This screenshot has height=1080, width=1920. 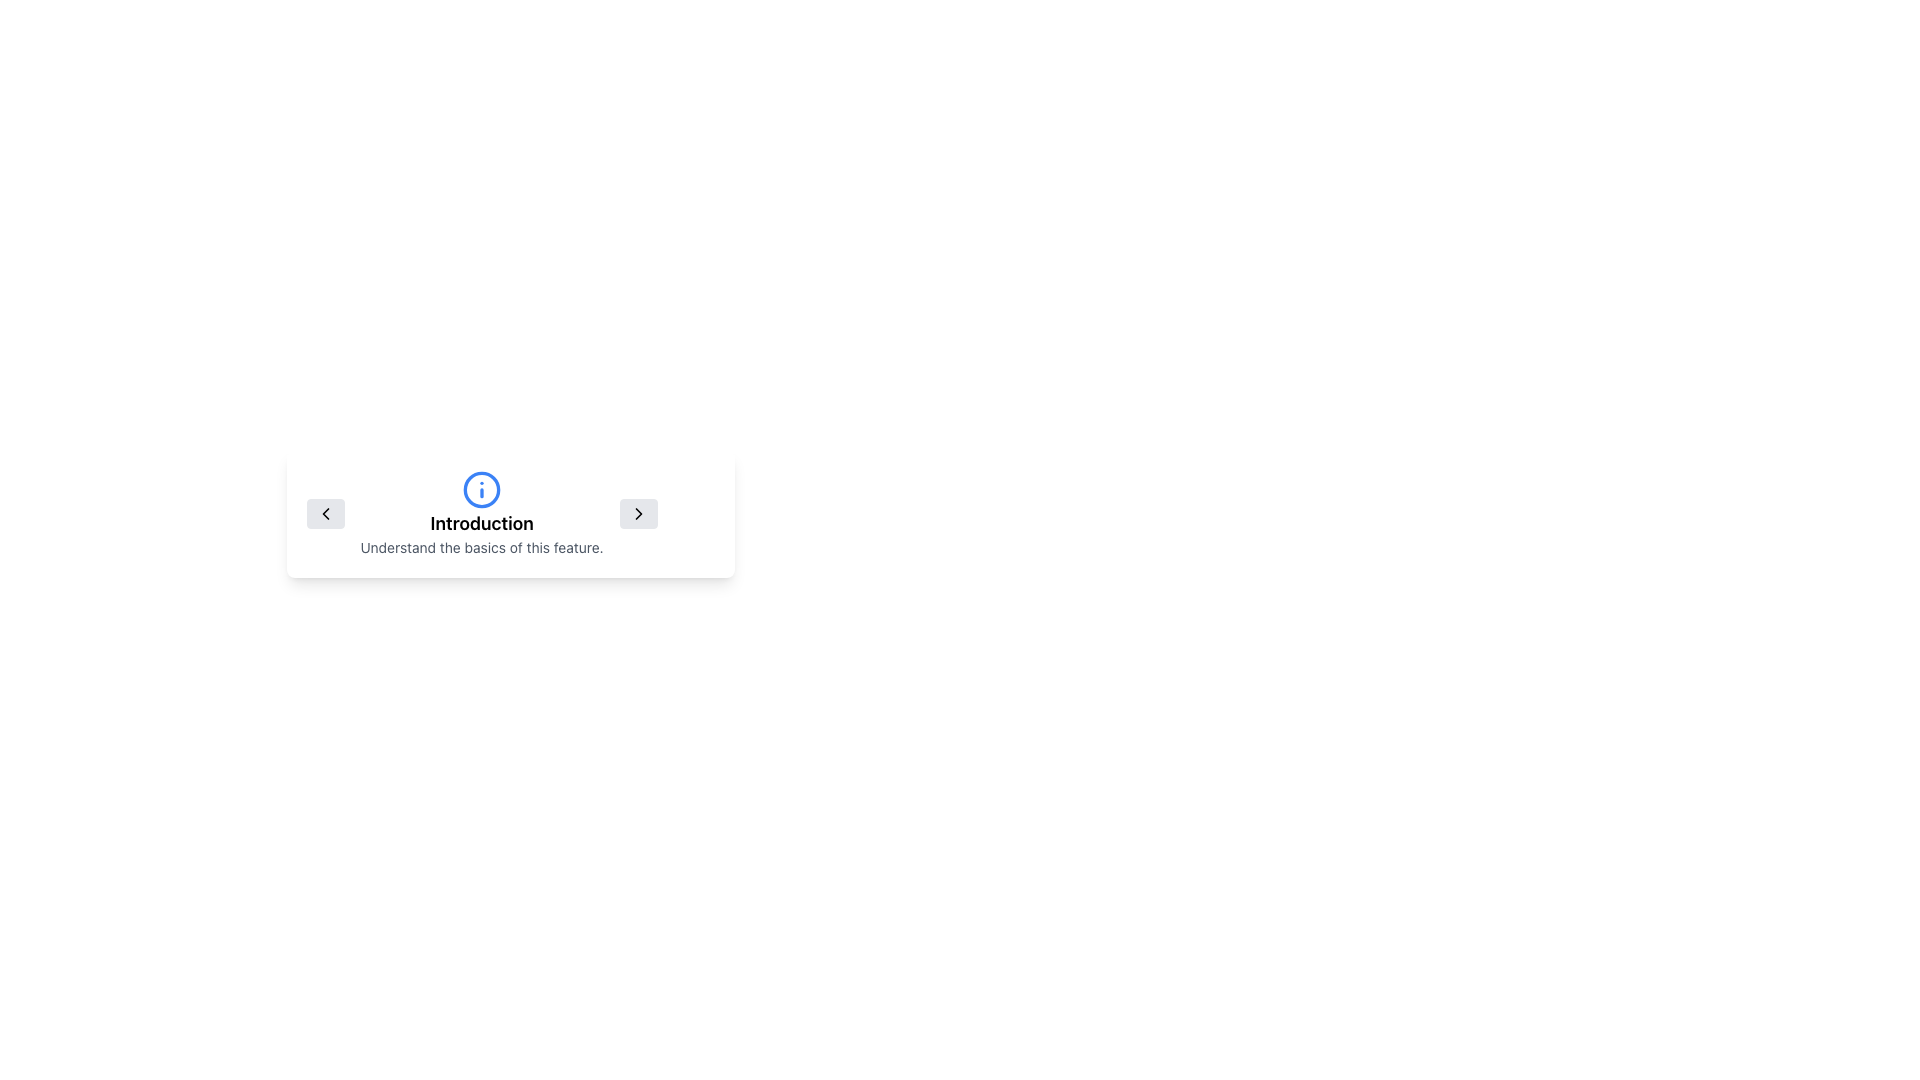 I want to click on the triangular-shaped icon pointing to the right, which is positioned within a small rectangular button adjacent to the text labeled 'Introduction', so click(x=637, y=512).